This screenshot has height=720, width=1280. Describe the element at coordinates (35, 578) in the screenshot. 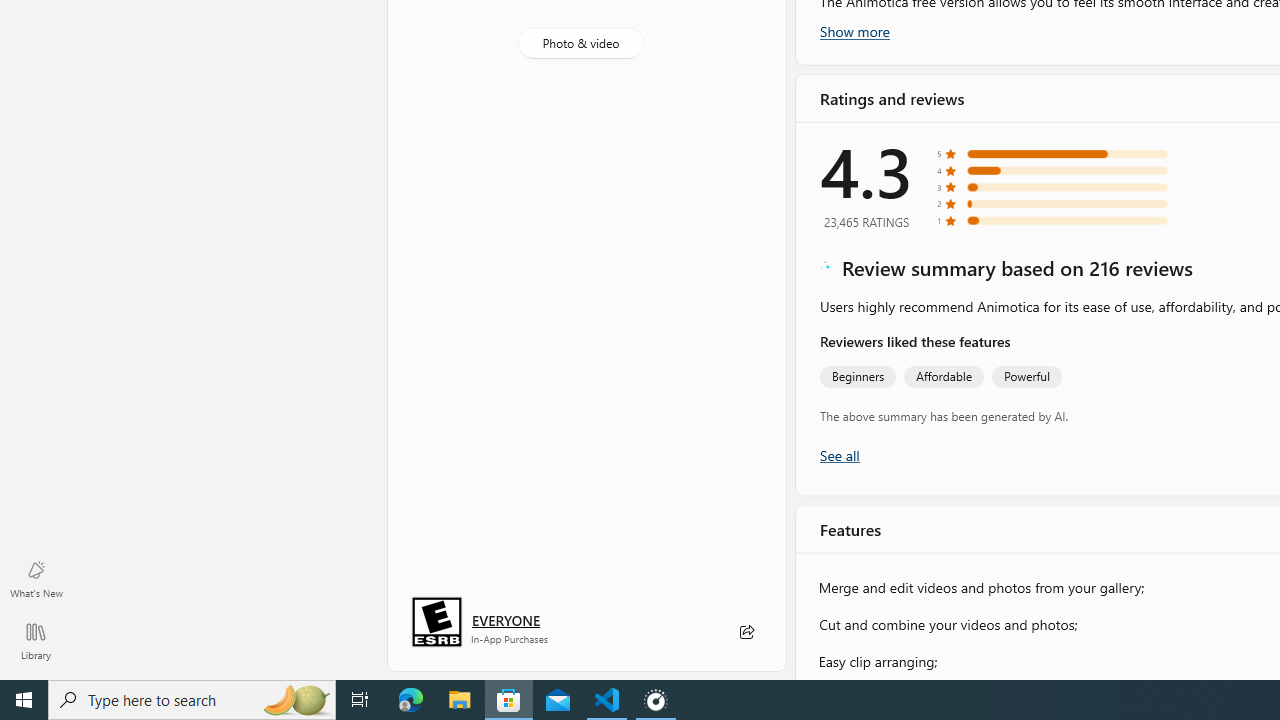

I see `'What'` at that location.